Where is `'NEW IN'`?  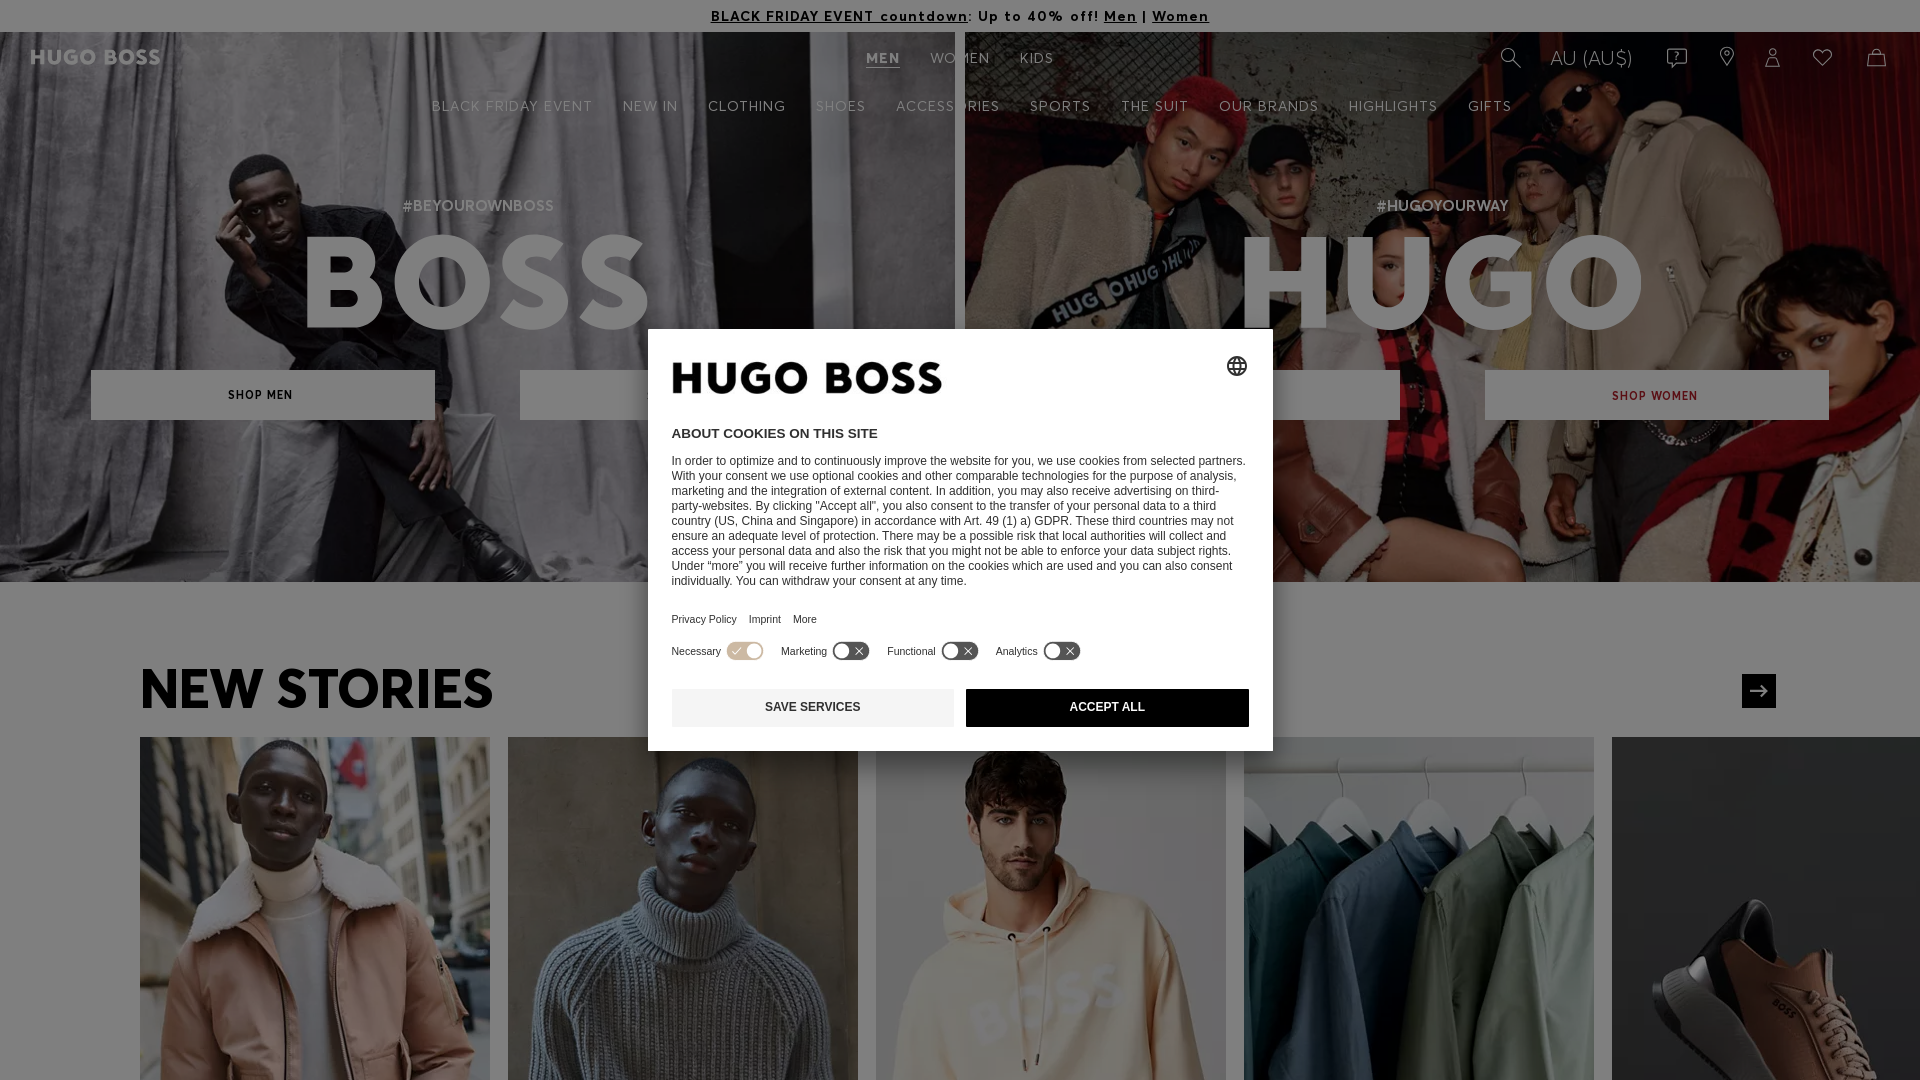 'NEW IN' is located at coordinates (650, 106).